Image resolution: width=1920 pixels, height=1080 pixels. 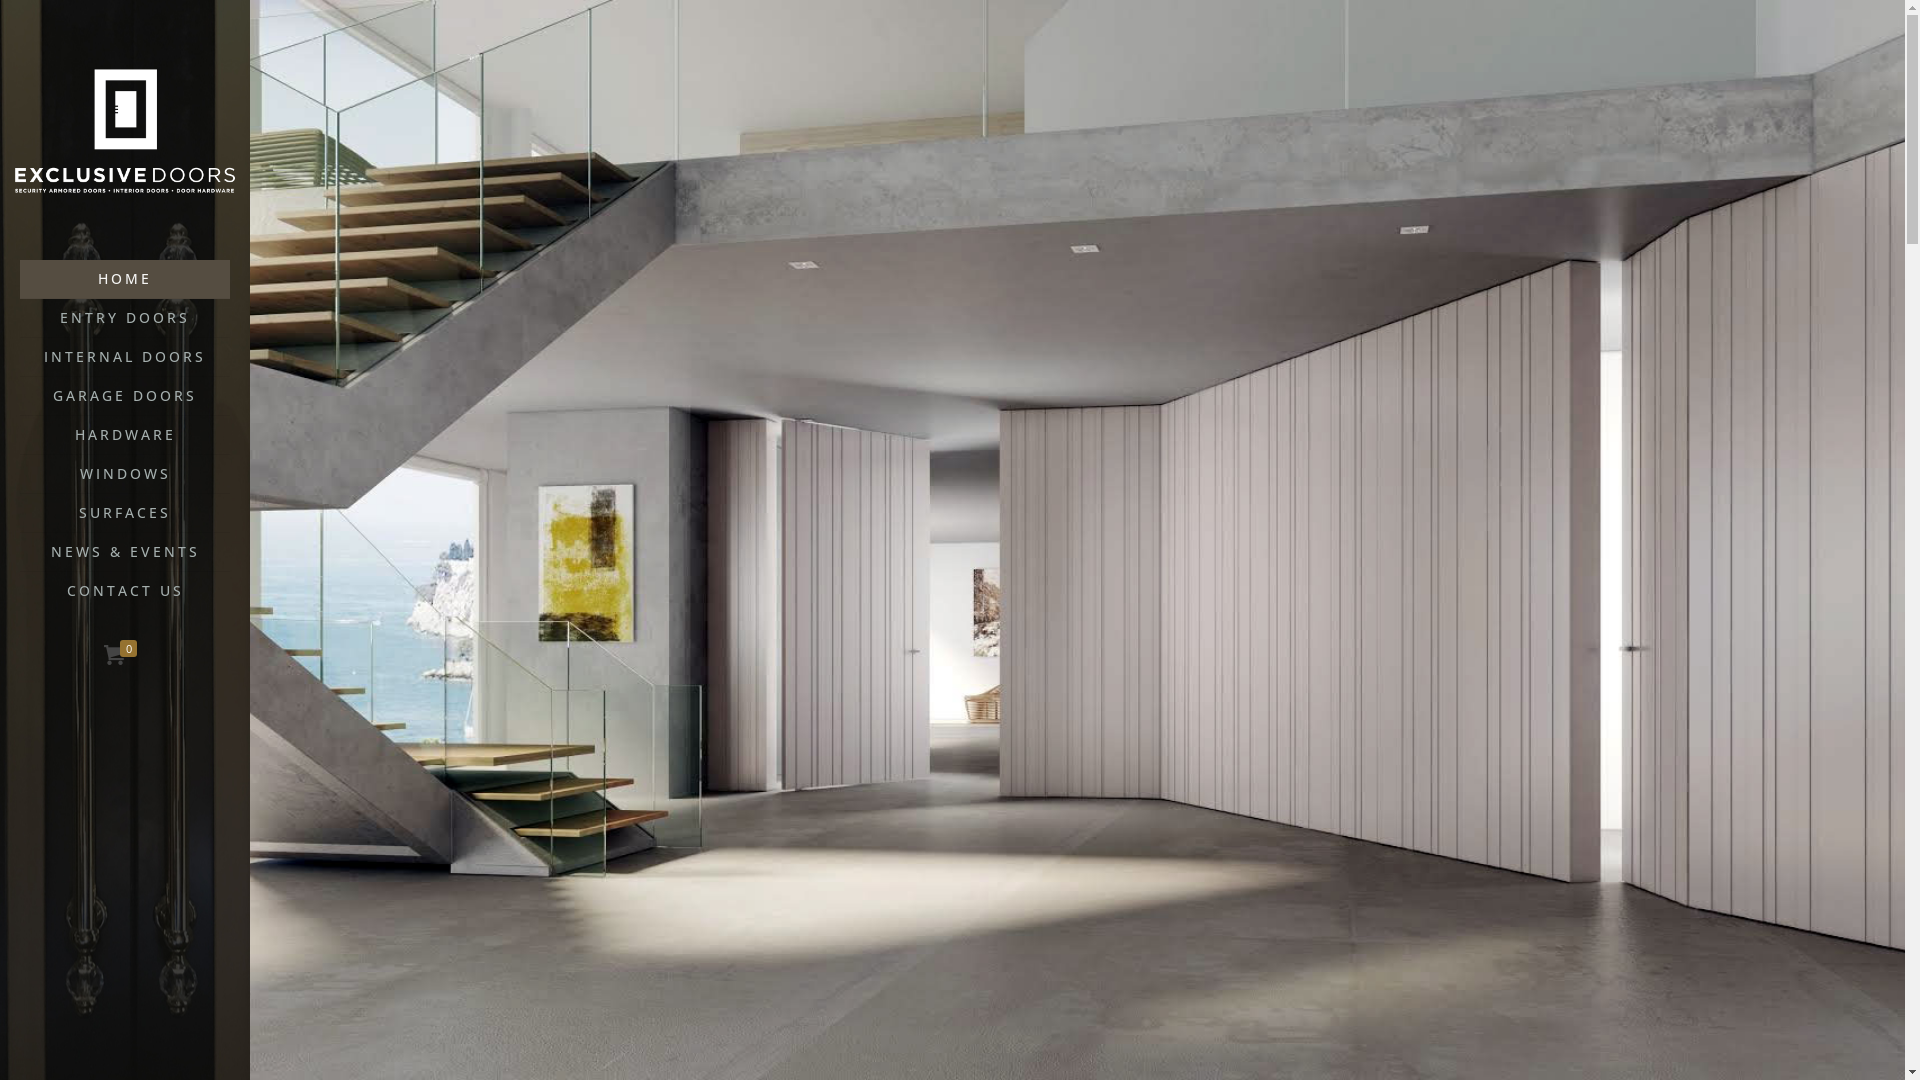 I want to click on 'Exclusive Doors', so click(x=123, y=130).